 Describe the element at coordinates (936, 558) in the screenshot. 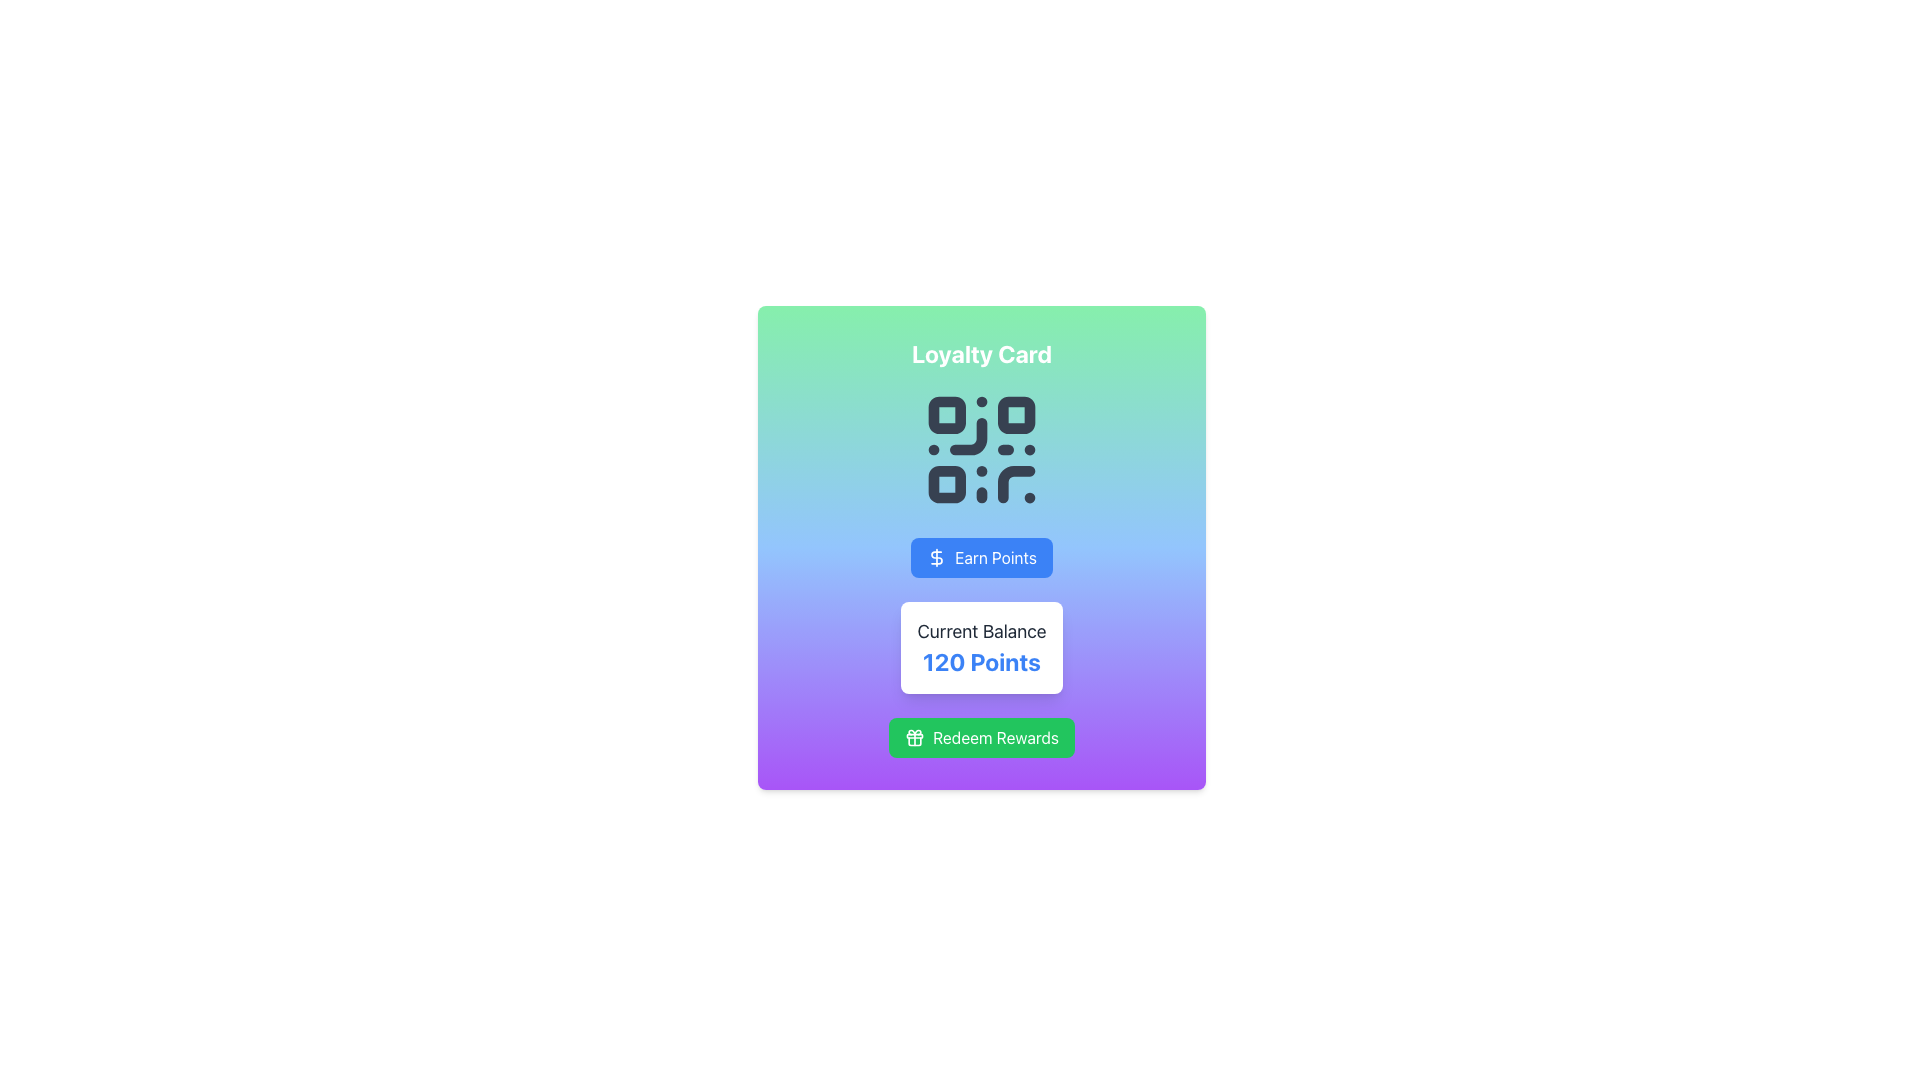

I see `the SVG icon shaped like a dollar sign ($) located to the left of the 'Earn Points' text within the blue button` at that location.